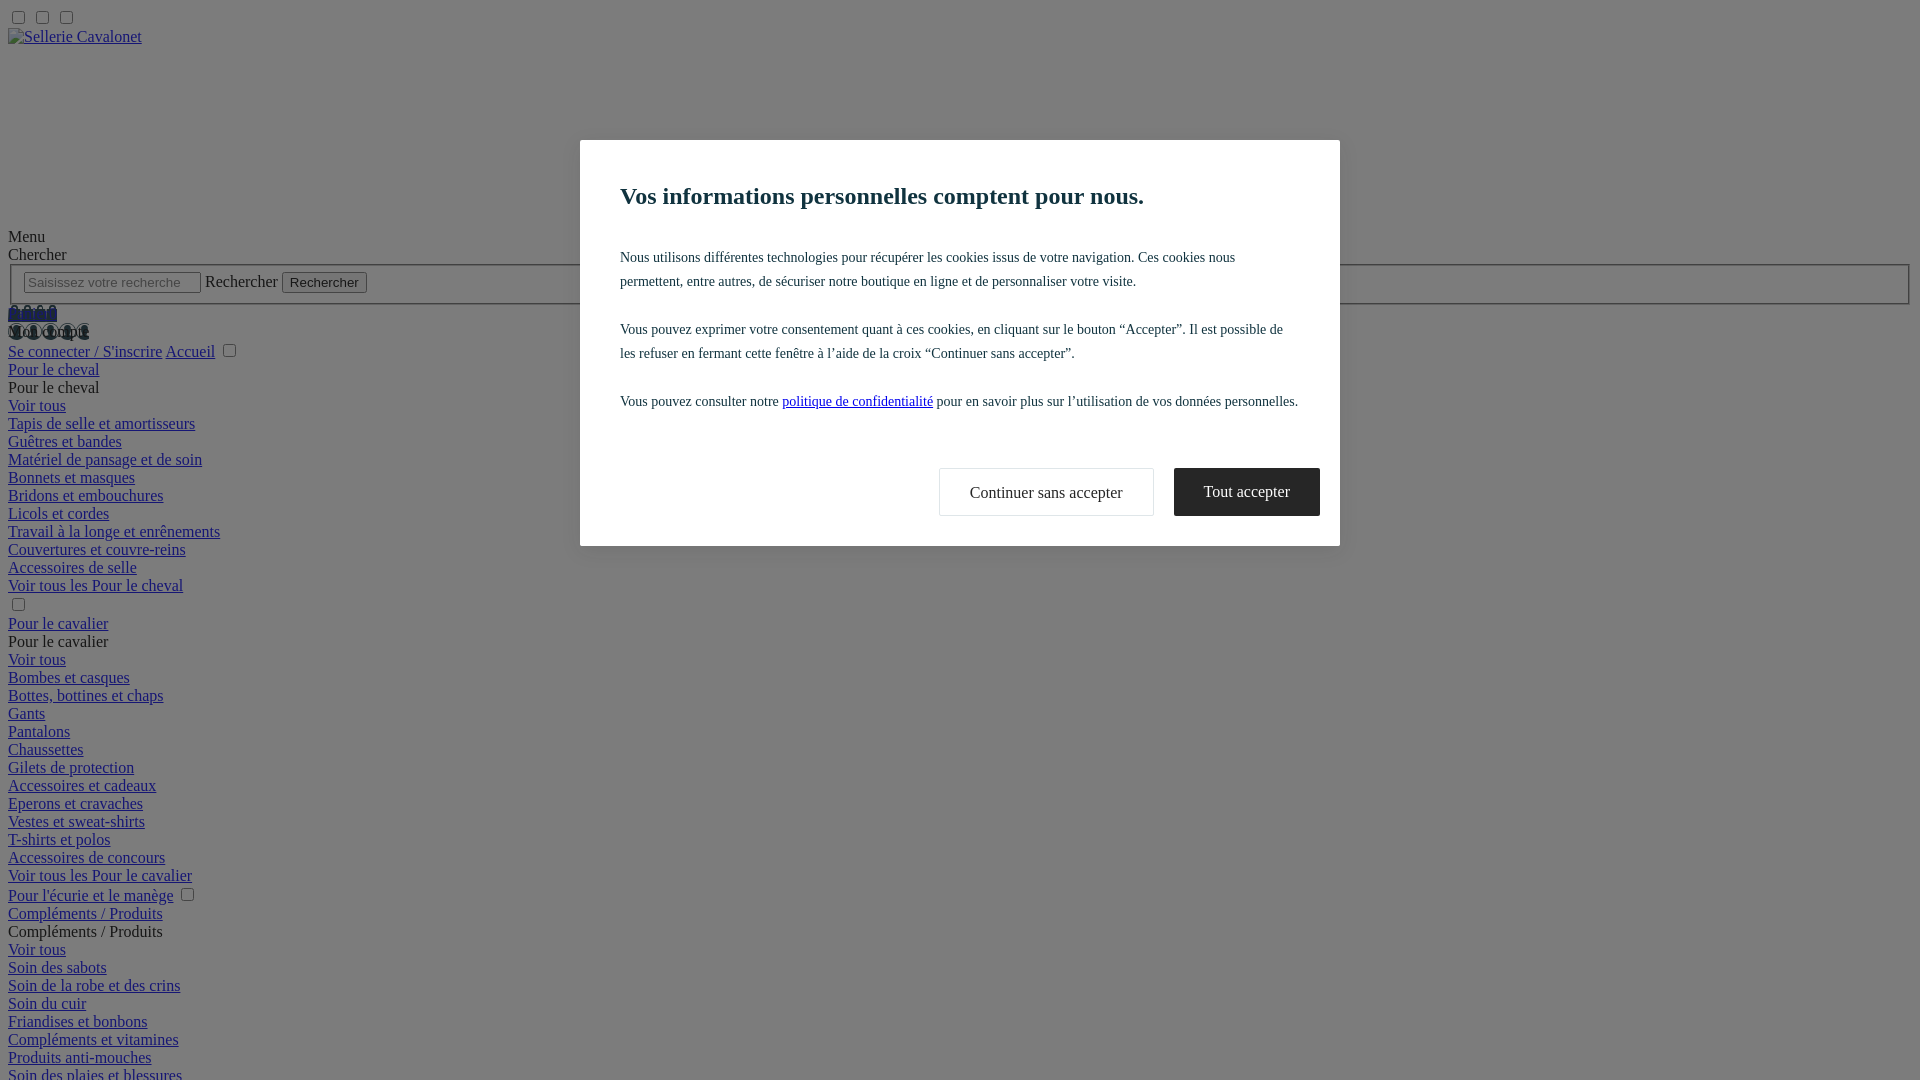 The image size is (1920, 1080). I want to click on 'Se connecter / S'inscrire', so click(84, 350).